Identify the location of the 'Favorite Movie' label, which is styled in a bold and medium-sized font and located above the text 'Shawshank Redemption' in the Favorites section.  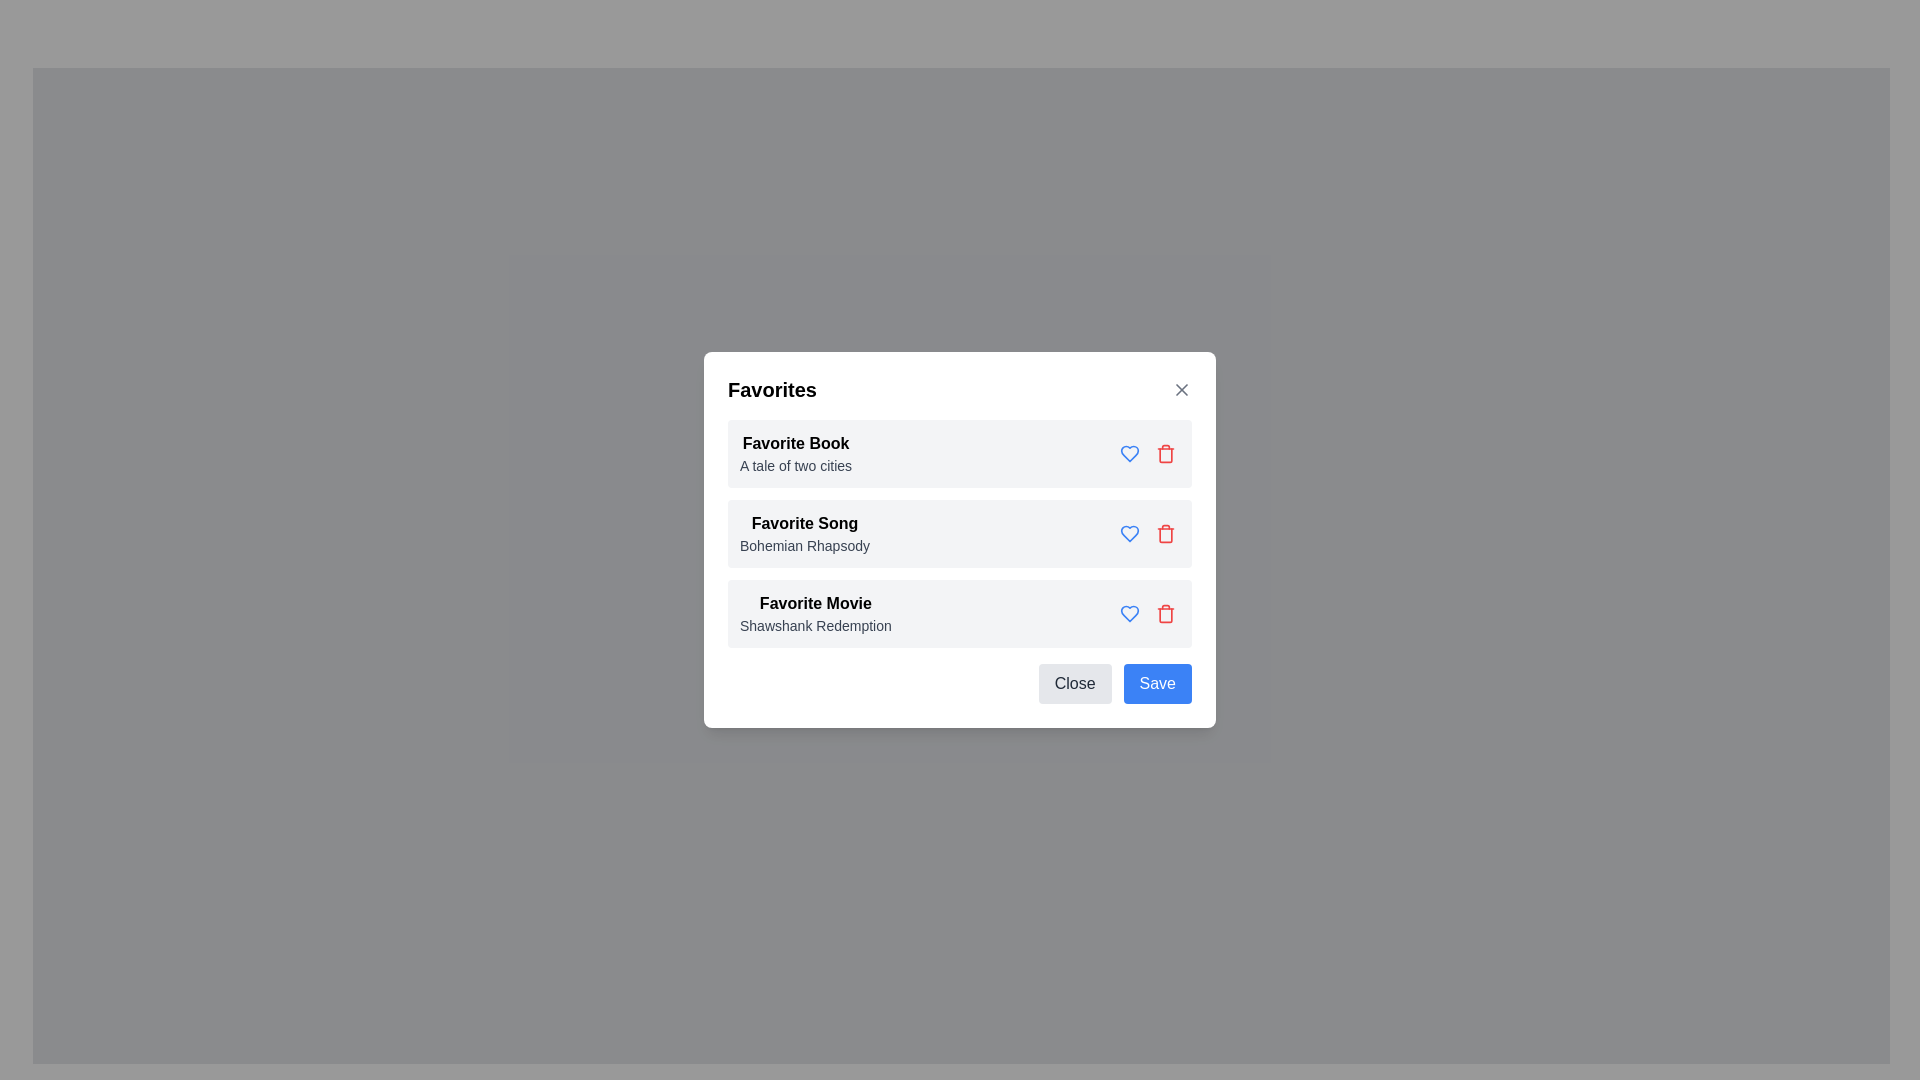
(815, 603).